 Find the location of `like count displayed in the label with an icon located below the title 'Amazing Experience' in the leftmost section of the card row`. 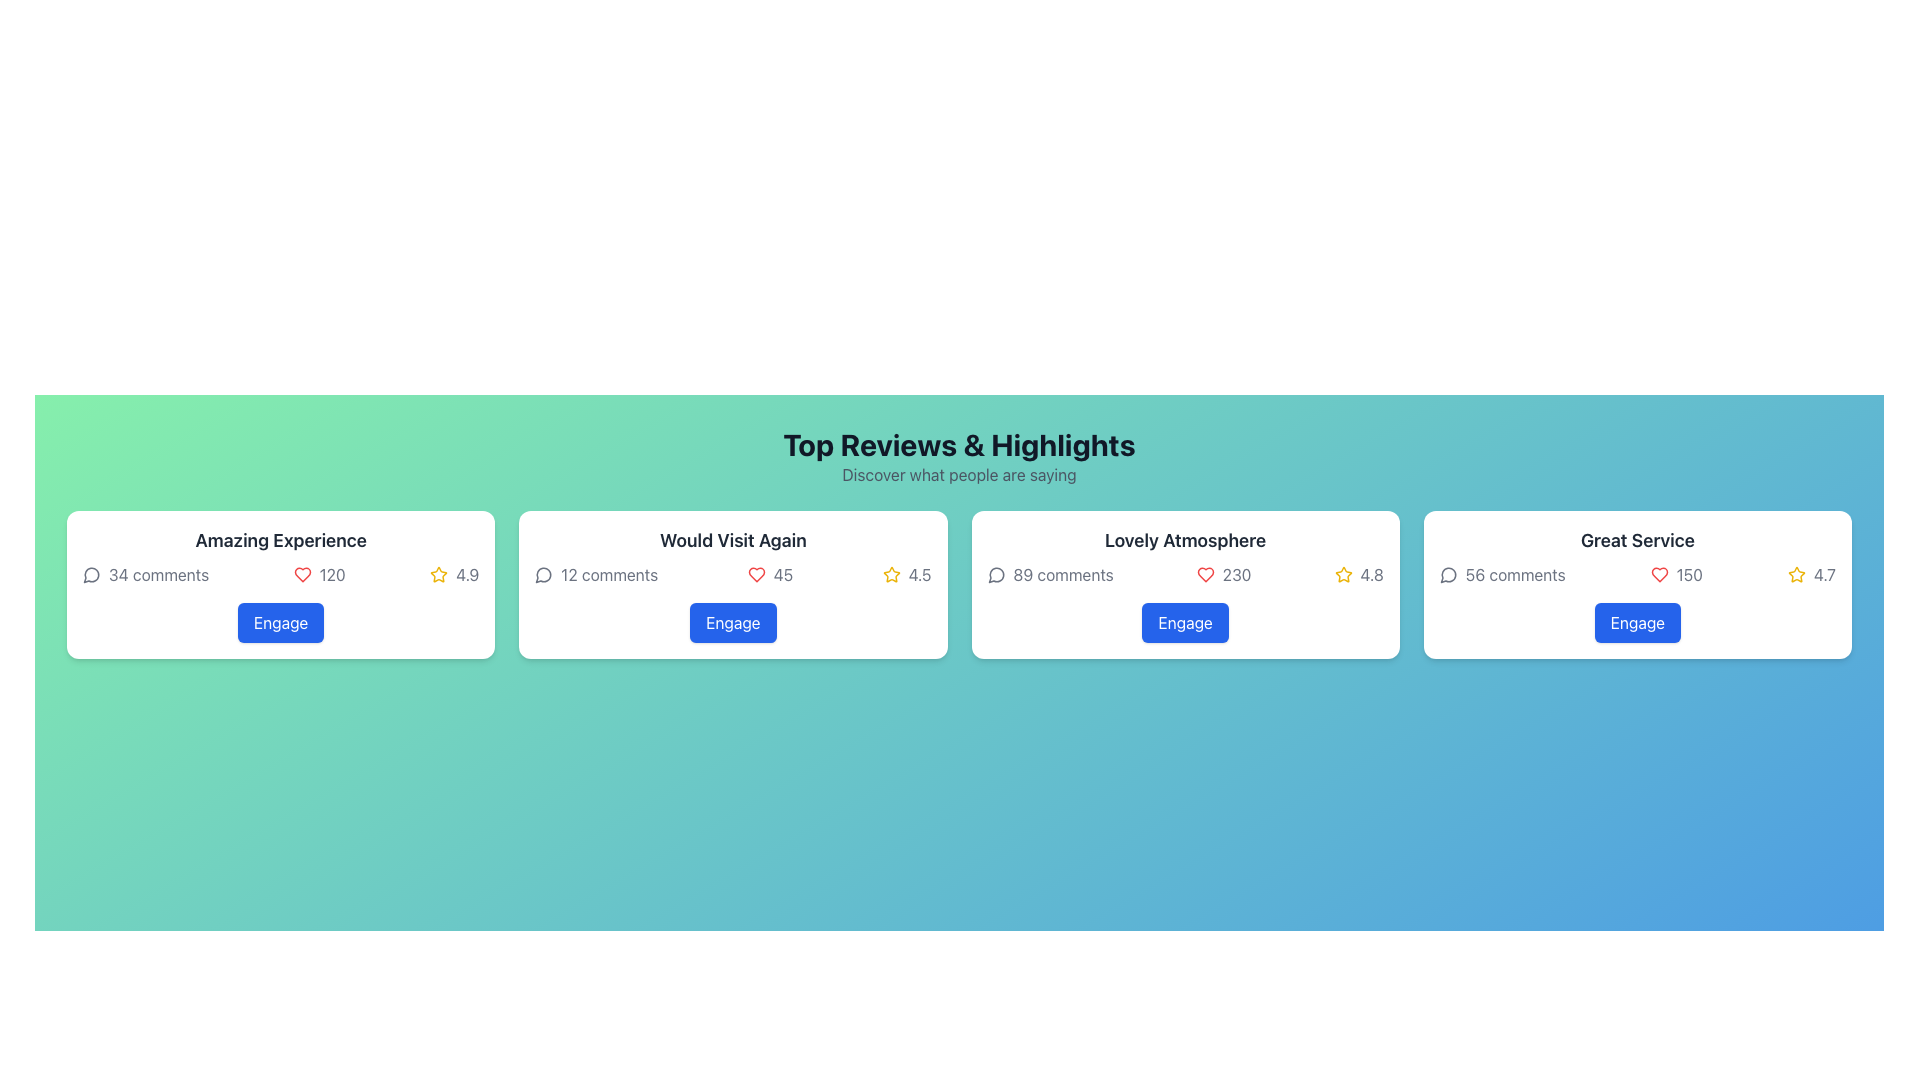

like count displayed in the label with an icon located below the title 'Amazing Experience' in the leftmost section of the card row is located at coordinates (318, 574).